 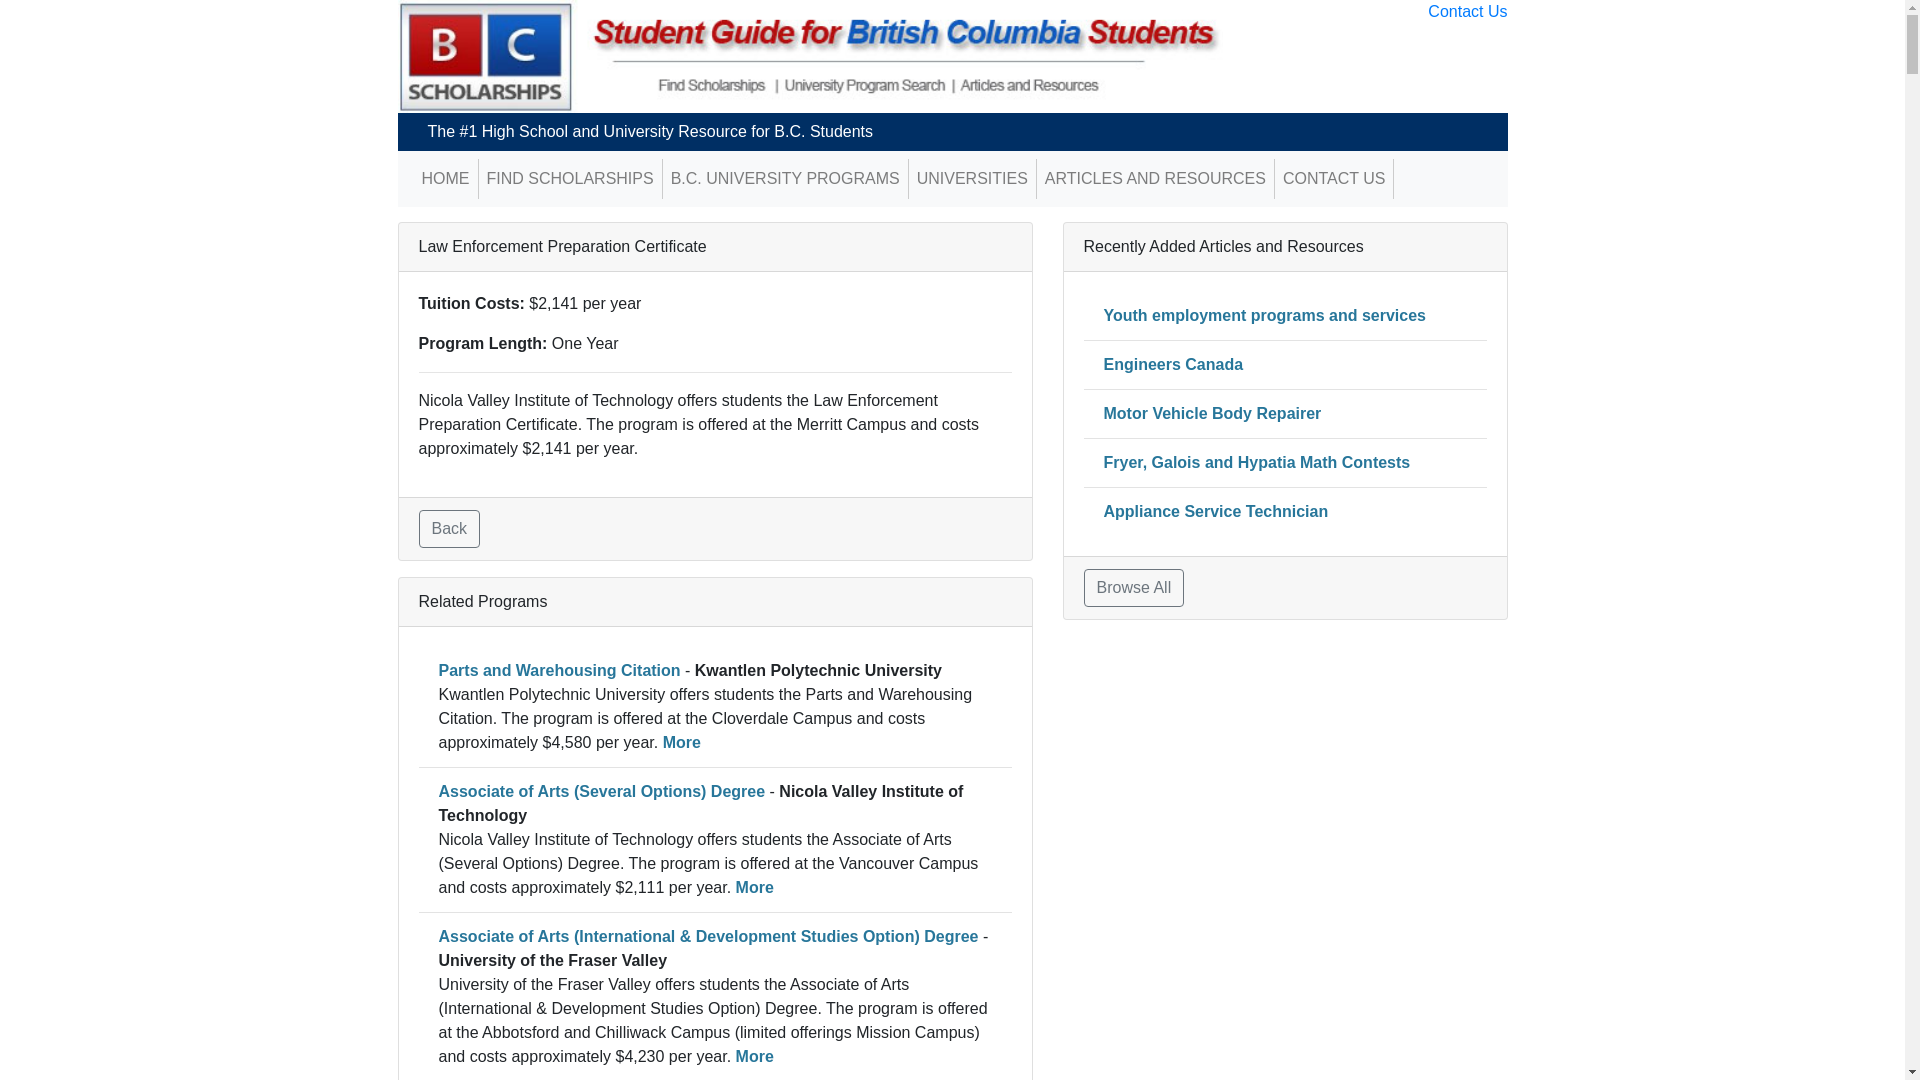 What do you see at coordinates (1174, 364) in the screenshot?
I see `'Engineers Canada'` at bounding box center [1174, 364].